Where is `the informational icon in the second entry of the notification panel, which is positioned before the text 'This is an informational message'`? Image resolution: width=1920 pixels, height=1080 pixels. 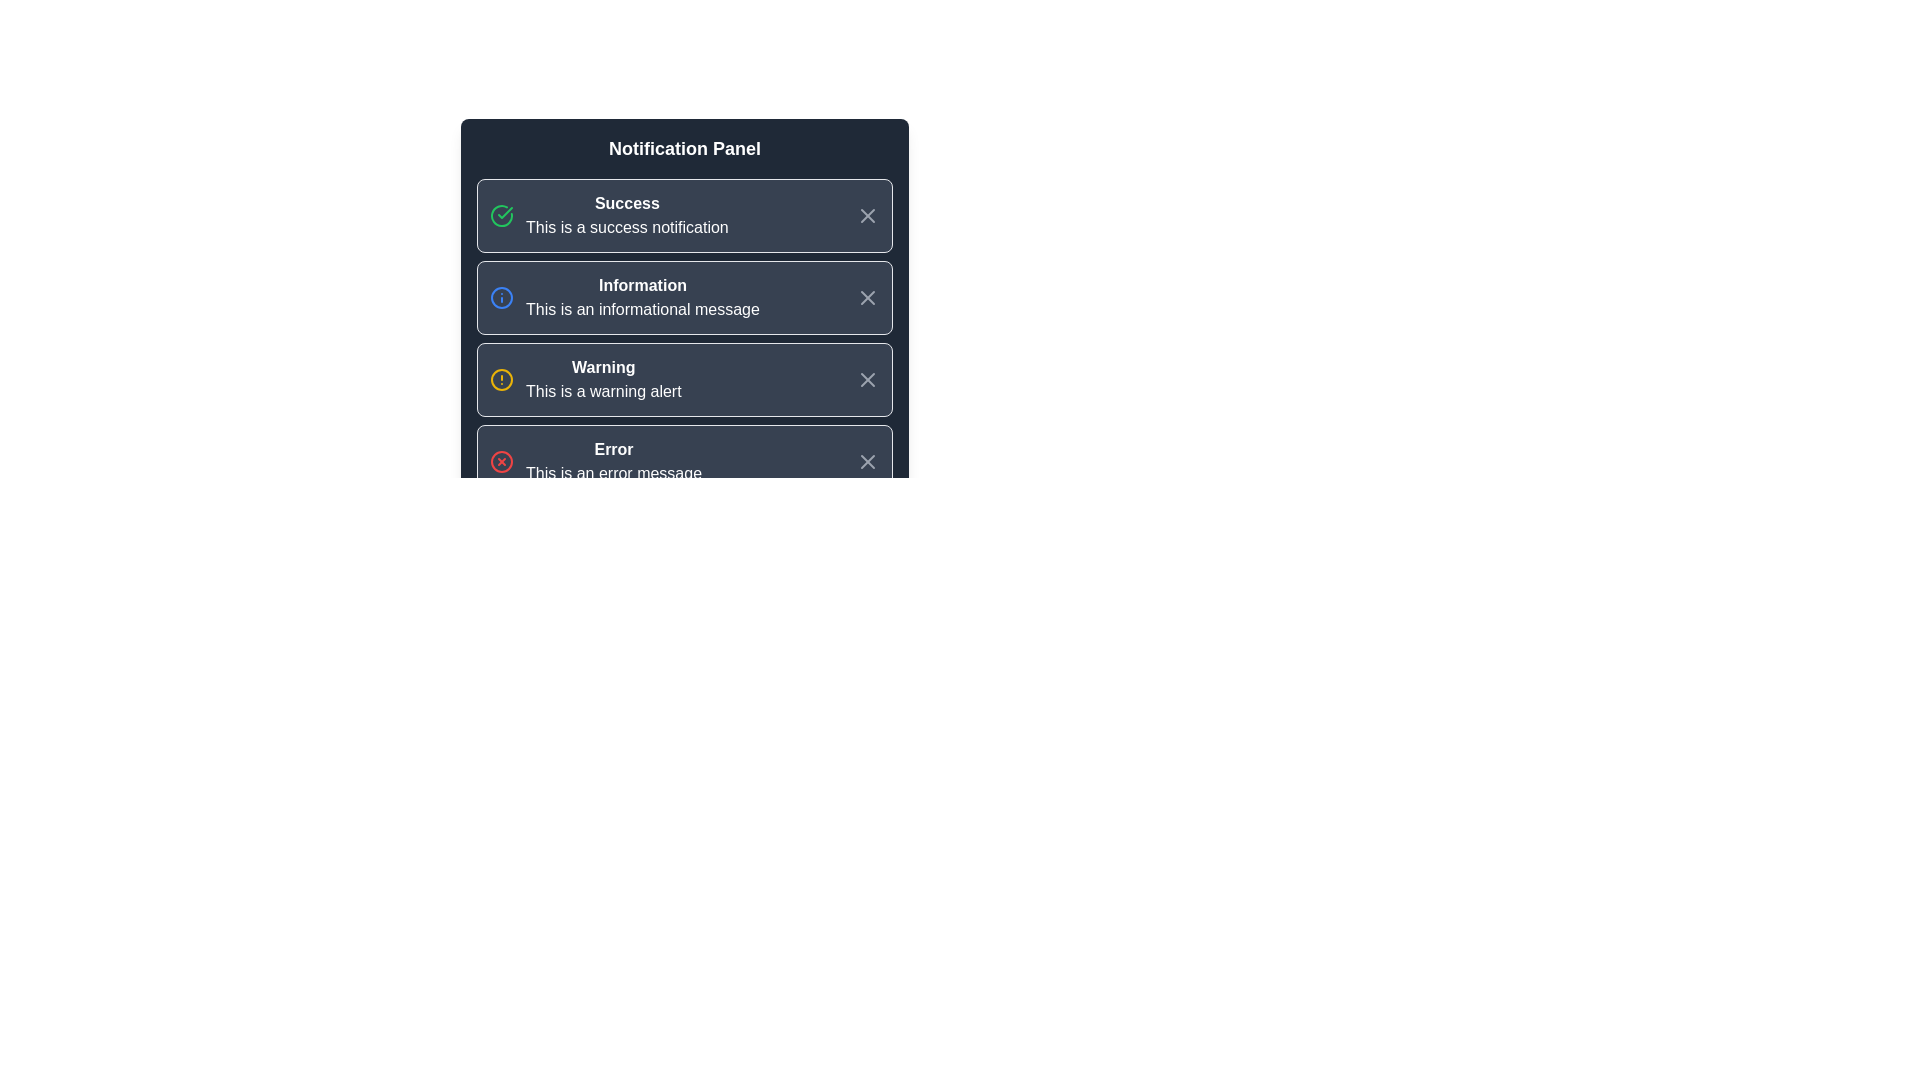 the informational icon in the second entry of the notification panel, which is positioned before the text 'This is an informational message' is located at coordinates (502, 297).